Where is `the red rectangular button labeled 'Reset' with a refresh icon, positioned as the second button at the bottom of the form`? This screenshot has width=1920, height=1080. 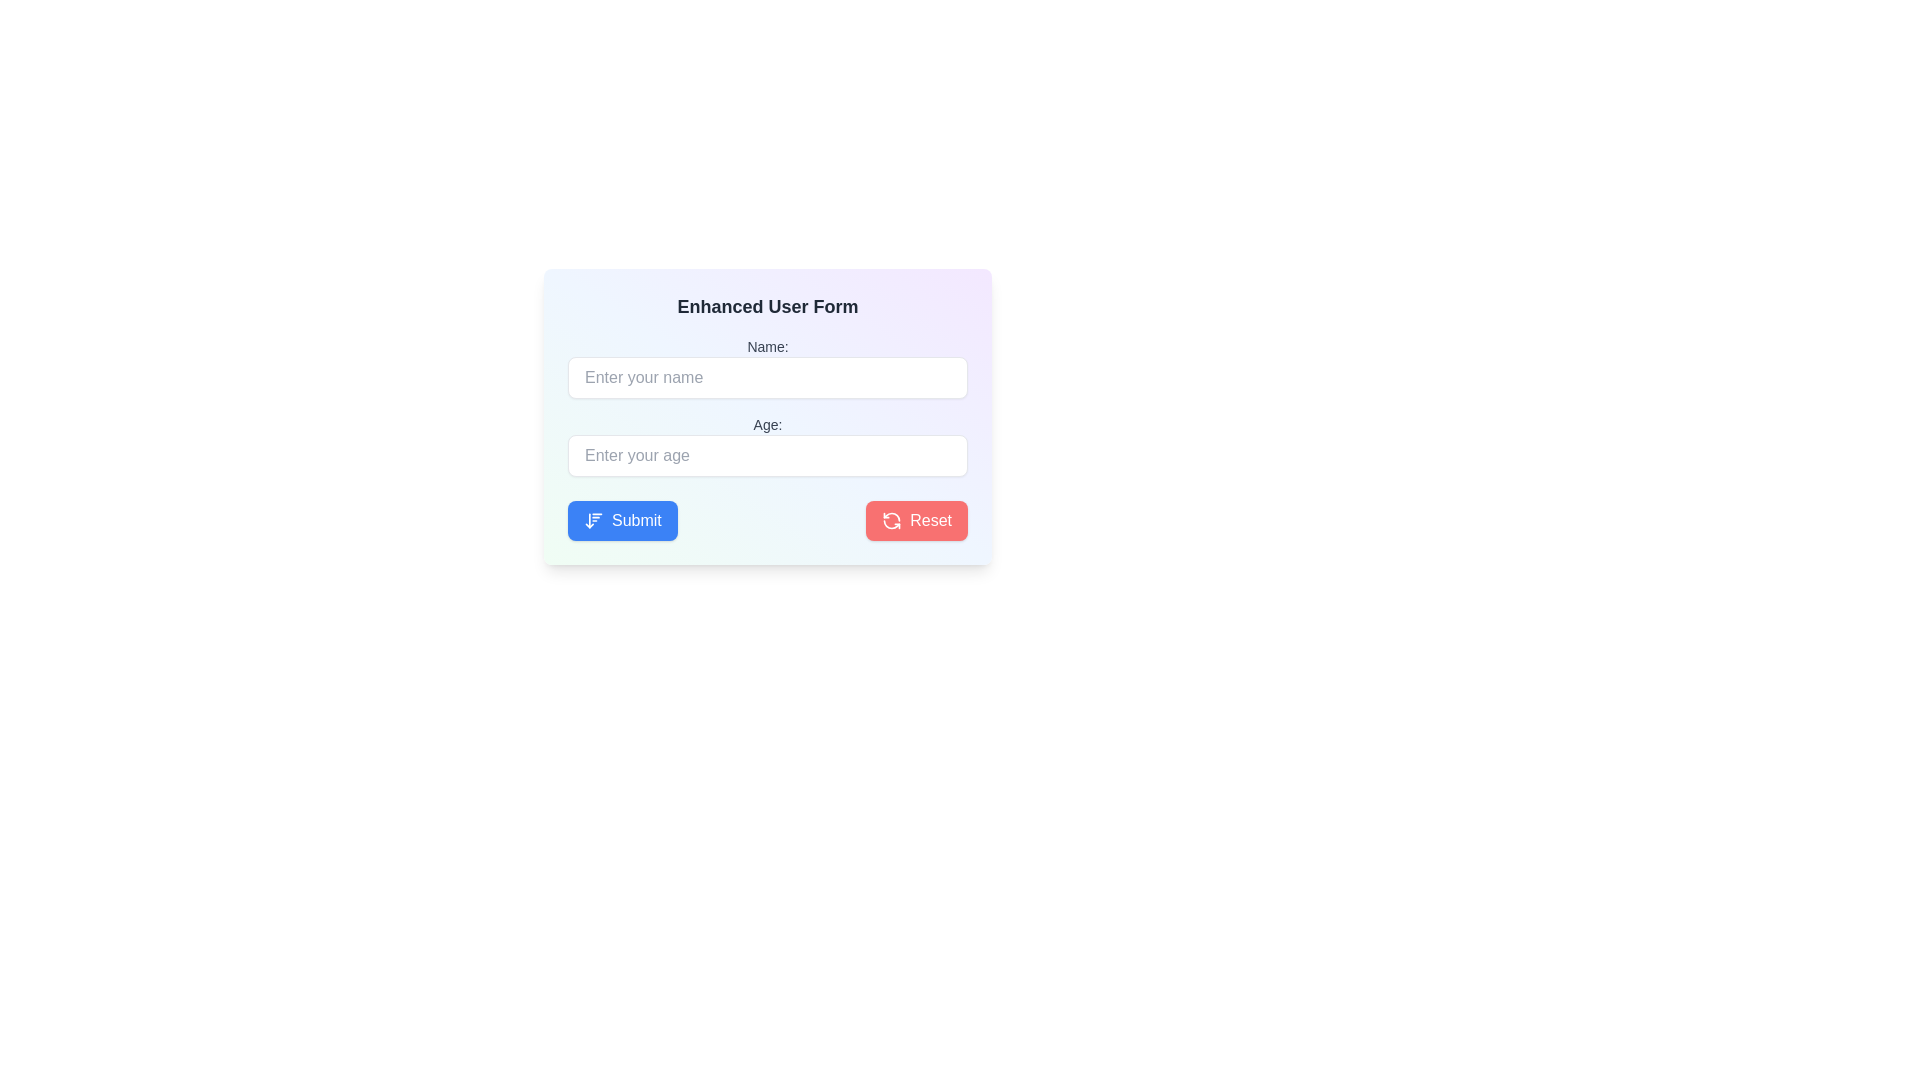
the red rectangular button labeled 'Reset' with a refresh icon, positioned as the second button at the bottom of the form is located at coordinates (916, 519).